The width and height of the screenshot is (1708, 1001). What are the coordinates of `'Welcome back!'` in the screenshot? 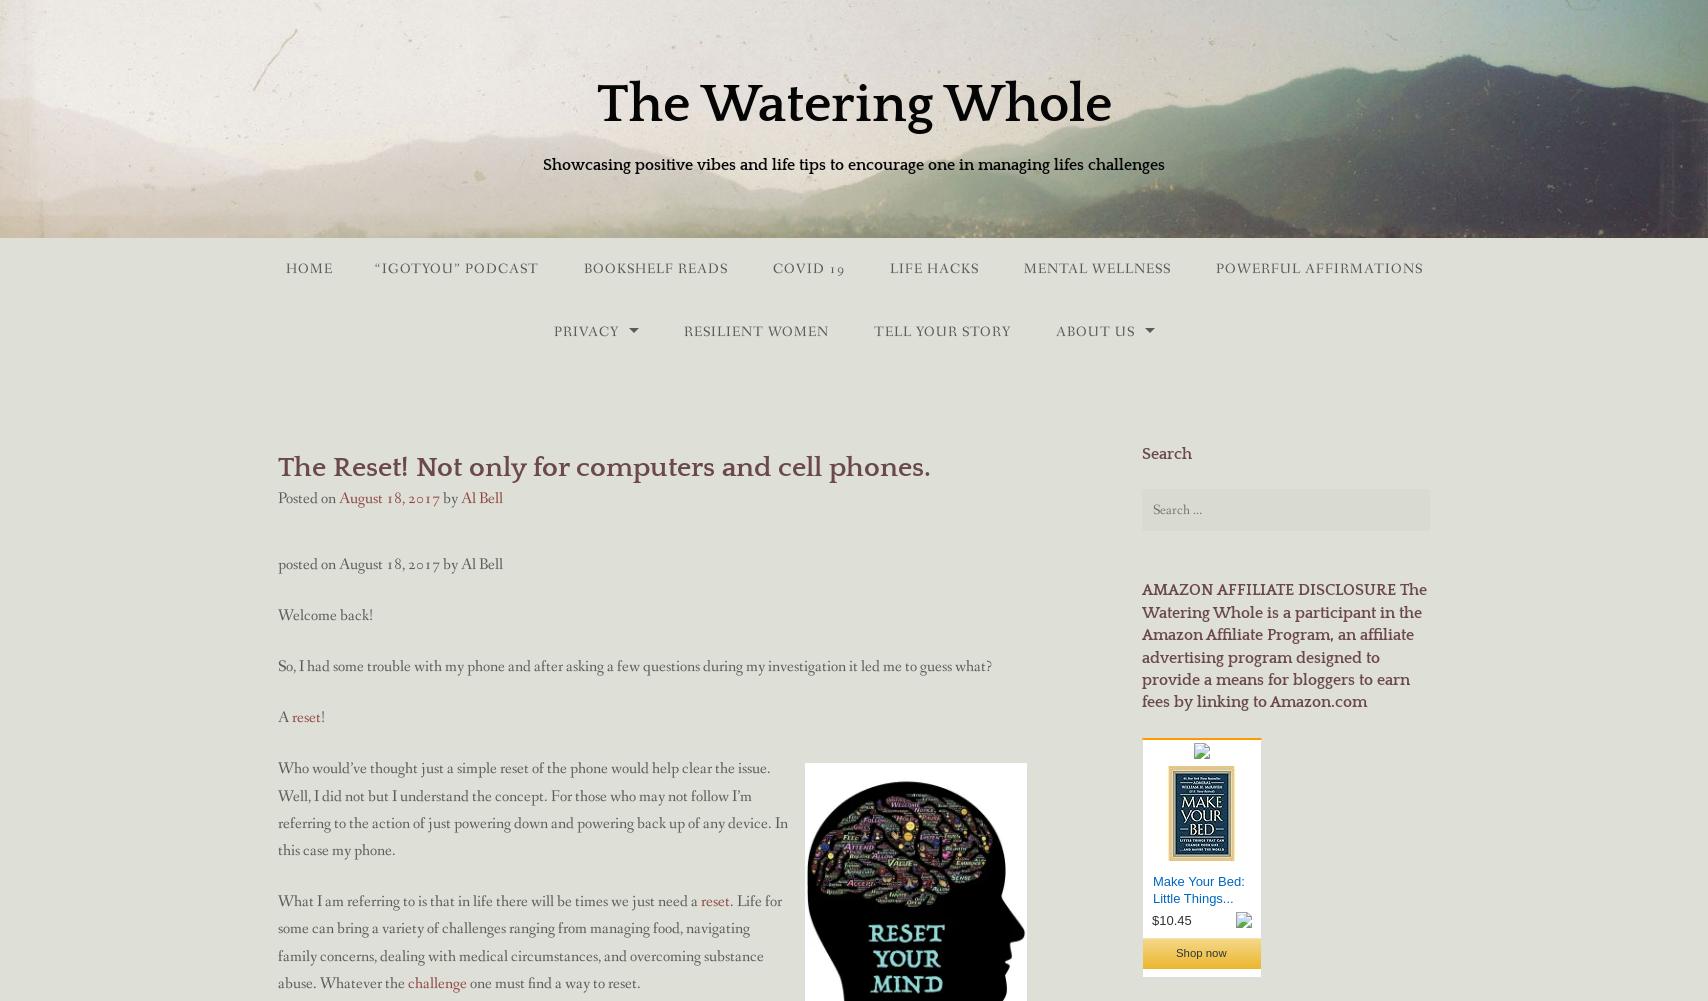 It's located at (278, 614).